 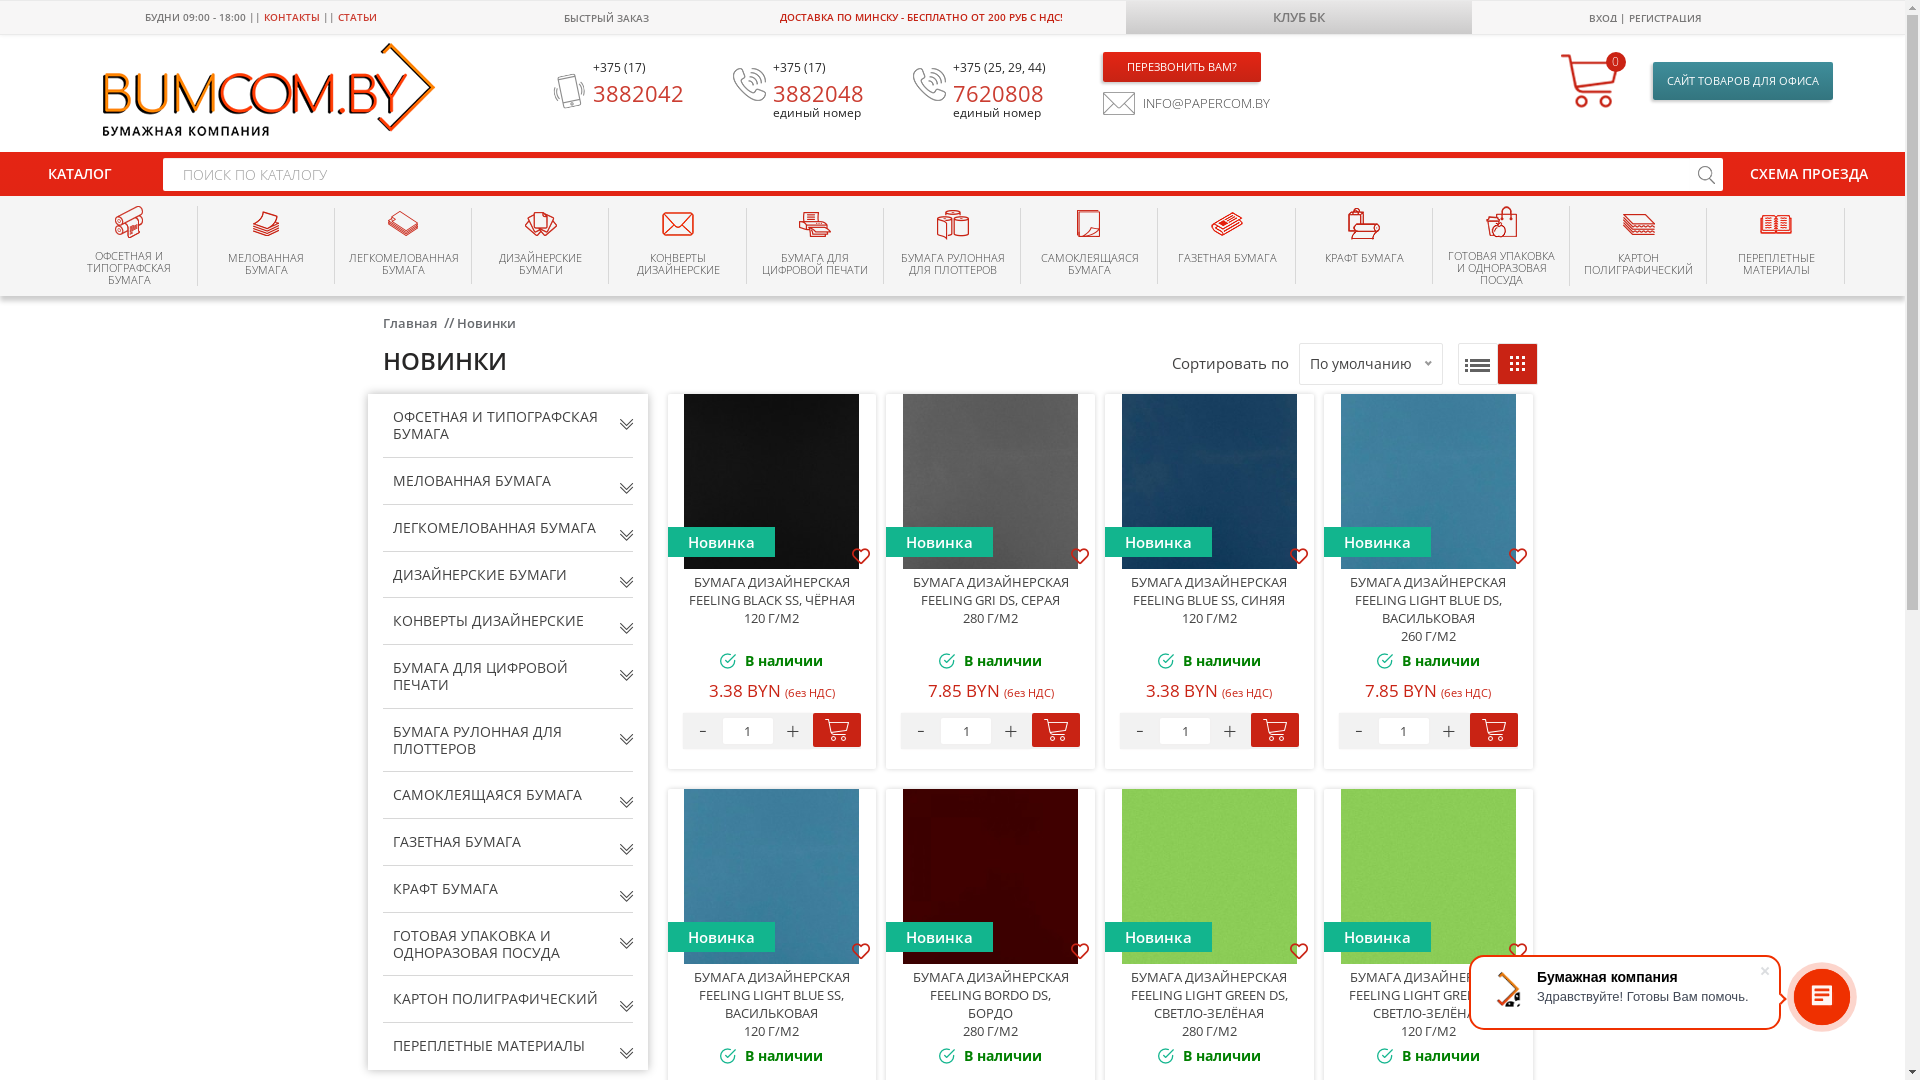 I want to click on '0', so click(x=1591, y=80).